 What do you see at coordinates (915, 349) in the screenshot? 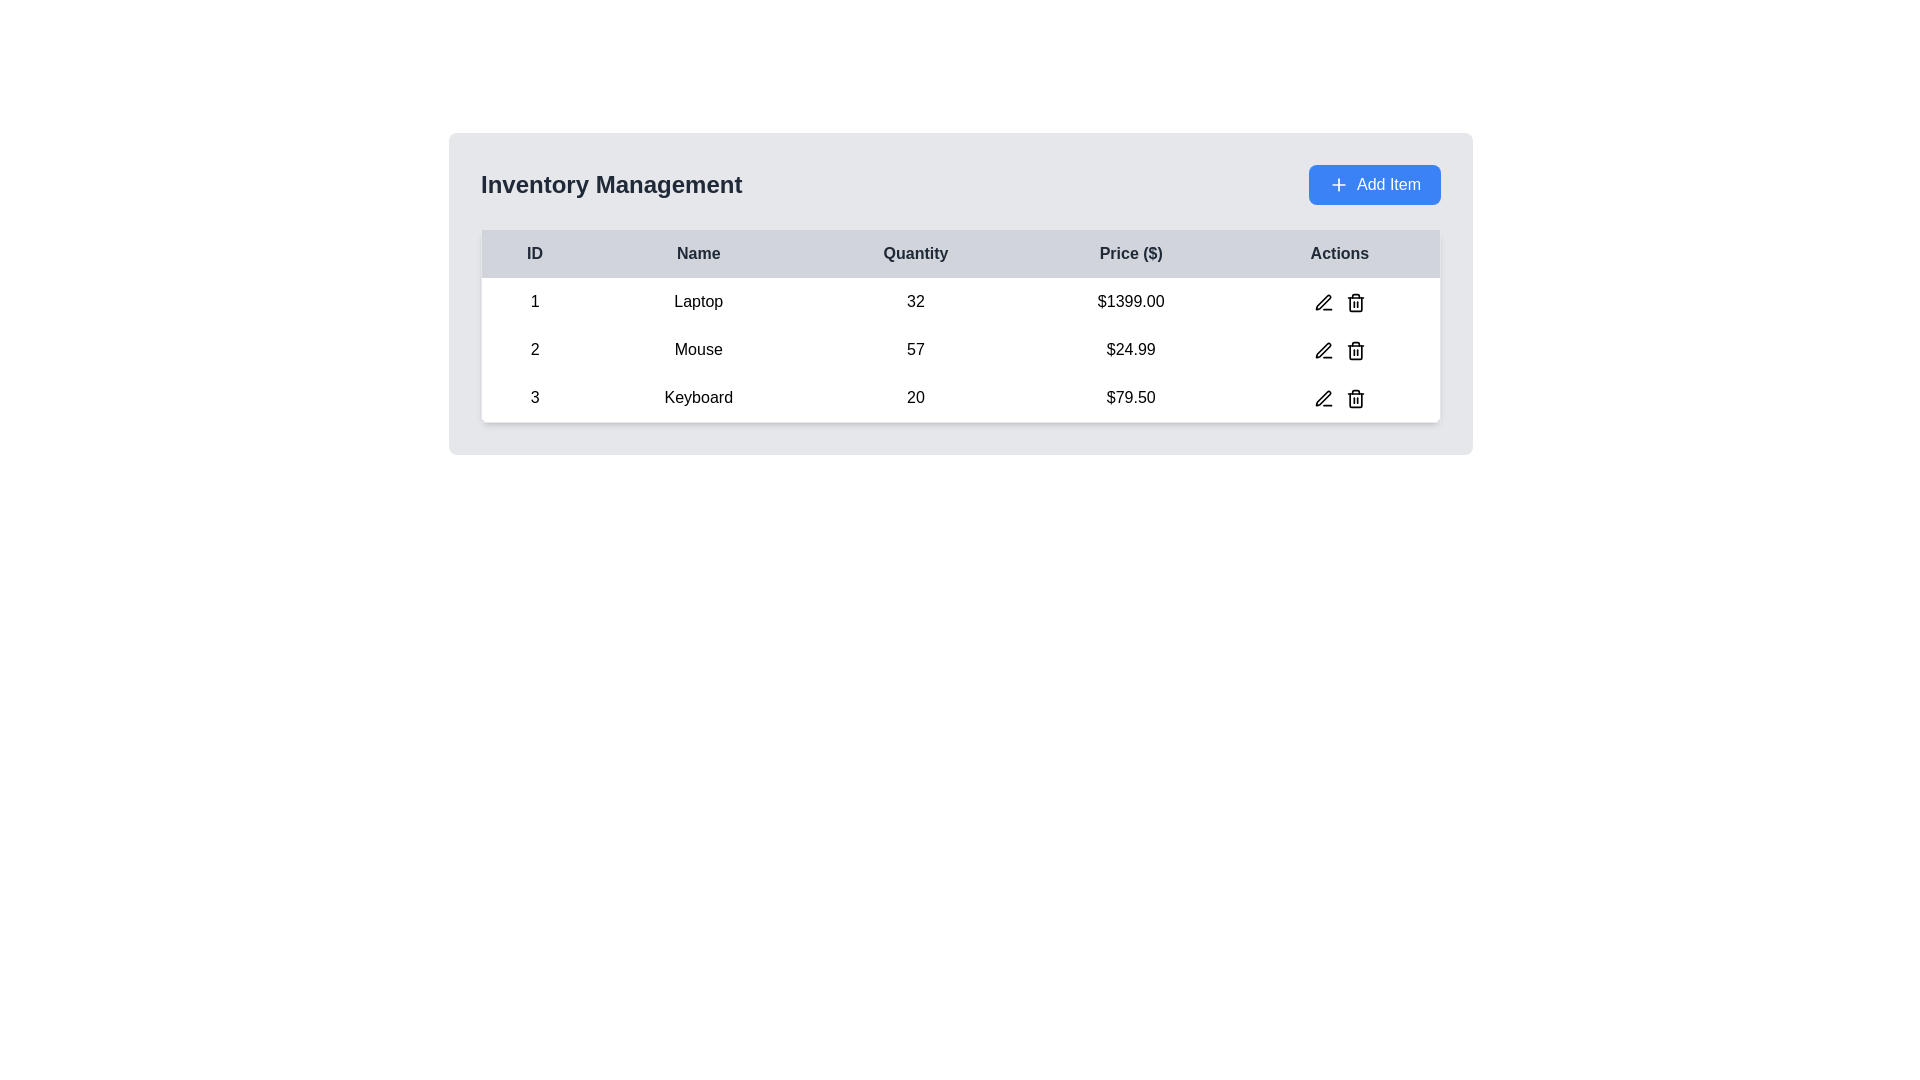
I see `the Text label displaying the quantity of the product in the inventory system, located in the 'Quantity' column of the table in the second row, adjacent to the 'Mouse' cell and the '$24.99' cell` at bounding box center [915, 349].